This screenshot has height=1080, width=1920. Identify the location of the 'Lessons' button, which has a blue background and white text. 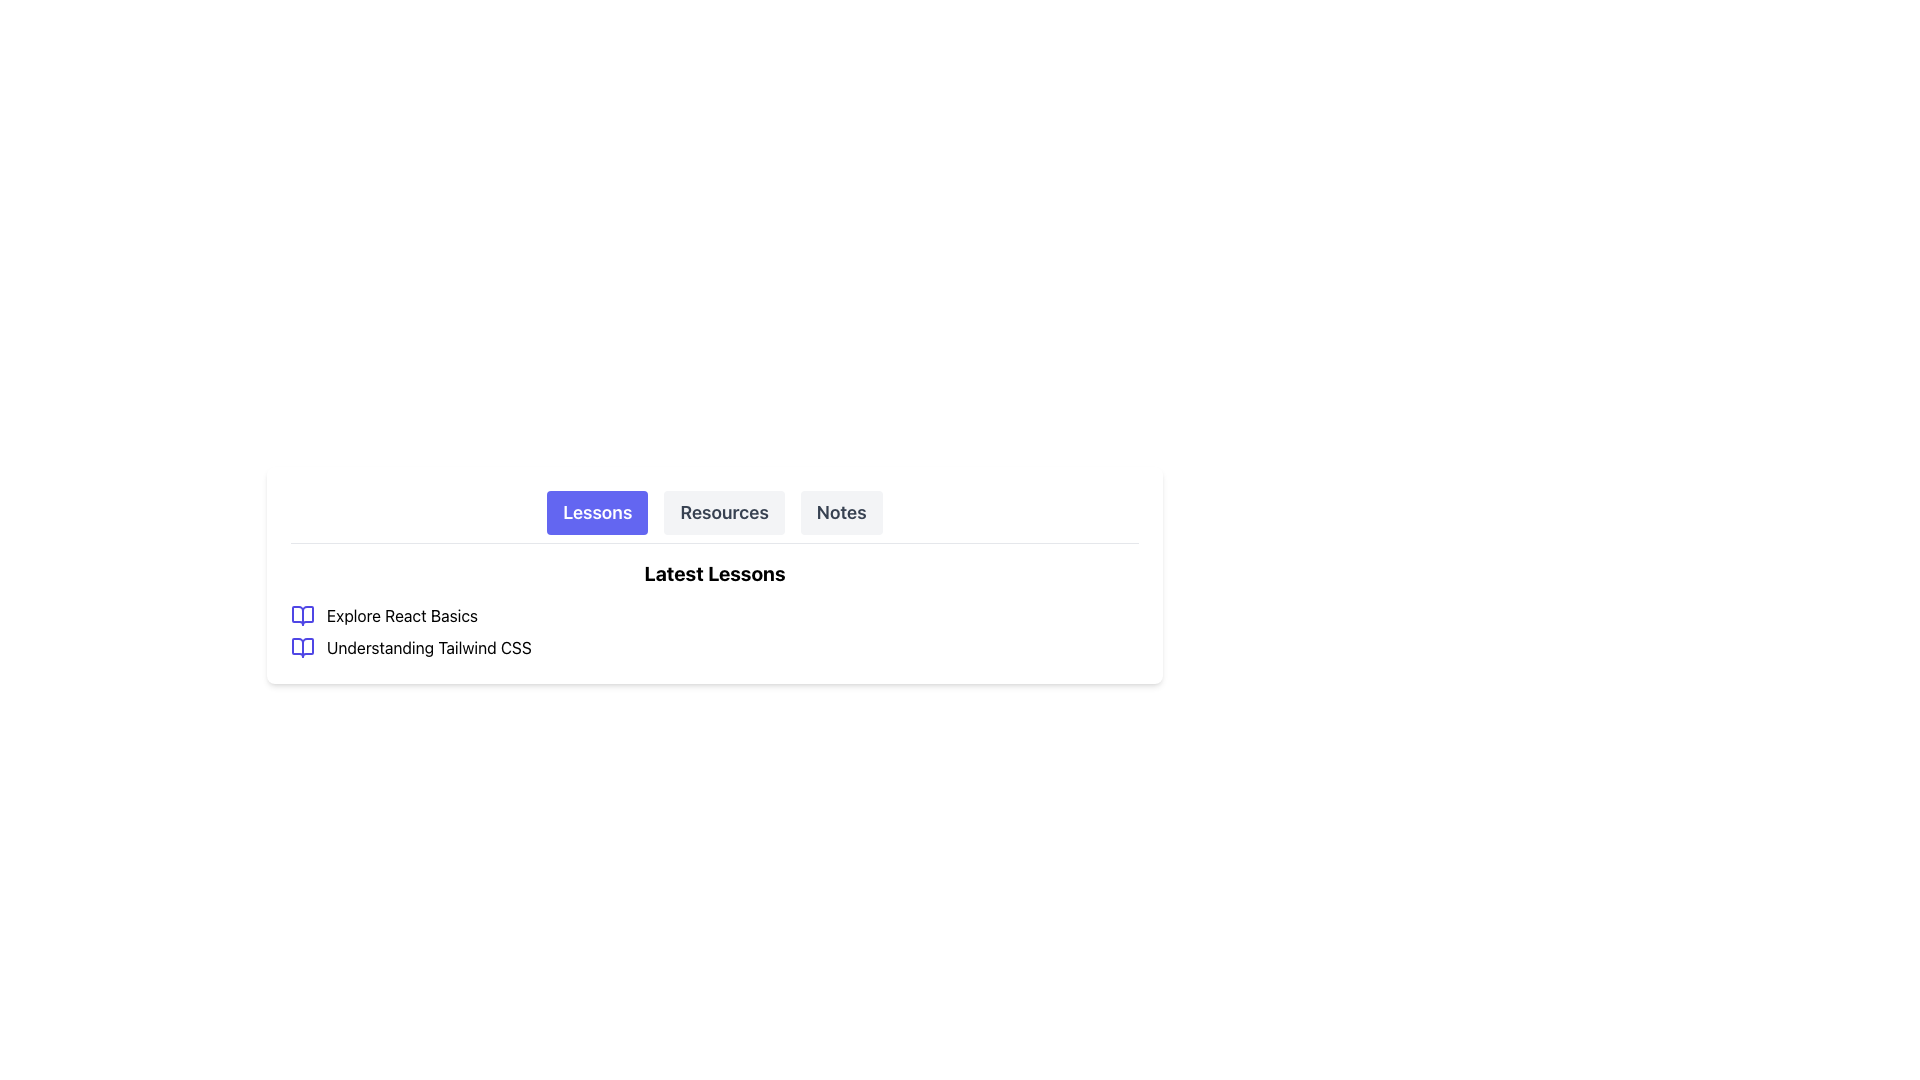
(596, 512).